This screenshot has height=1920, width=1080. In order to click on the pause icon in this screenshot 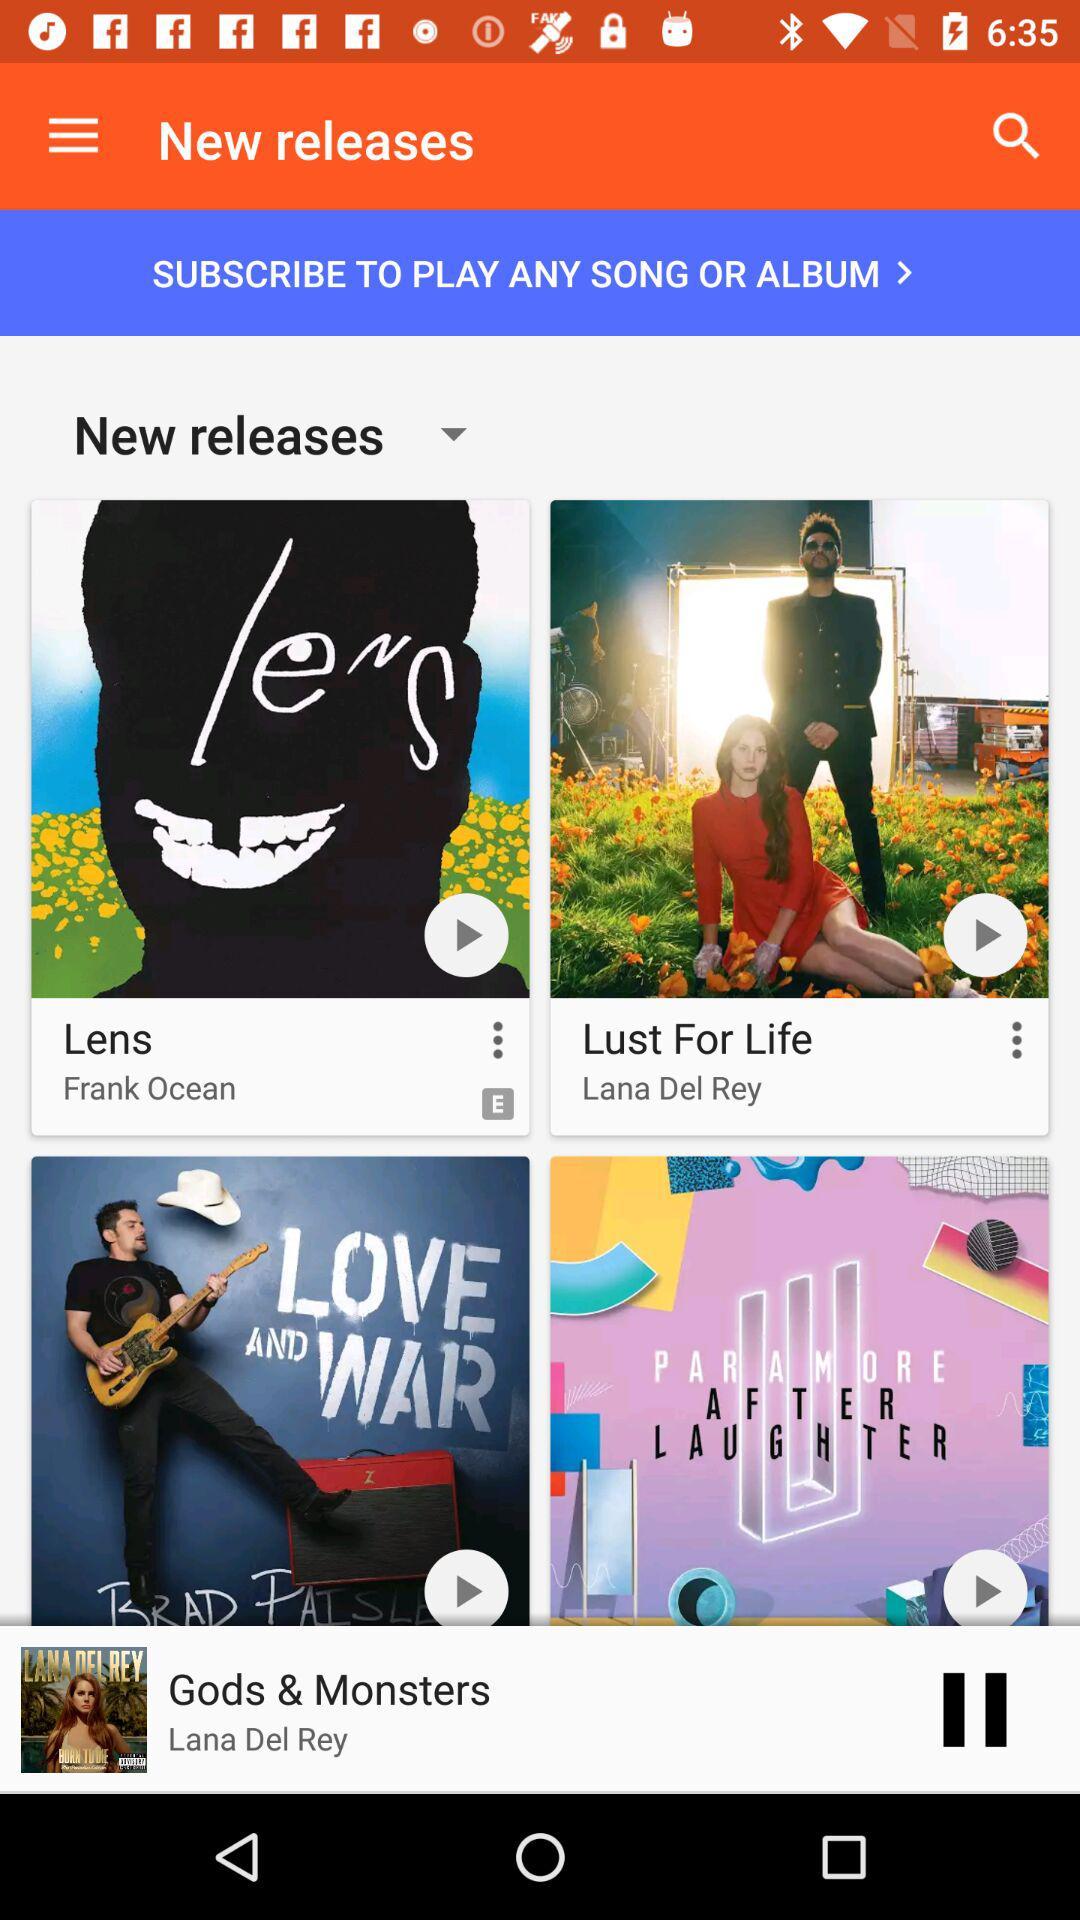, I will do `click(974, 1708)`.